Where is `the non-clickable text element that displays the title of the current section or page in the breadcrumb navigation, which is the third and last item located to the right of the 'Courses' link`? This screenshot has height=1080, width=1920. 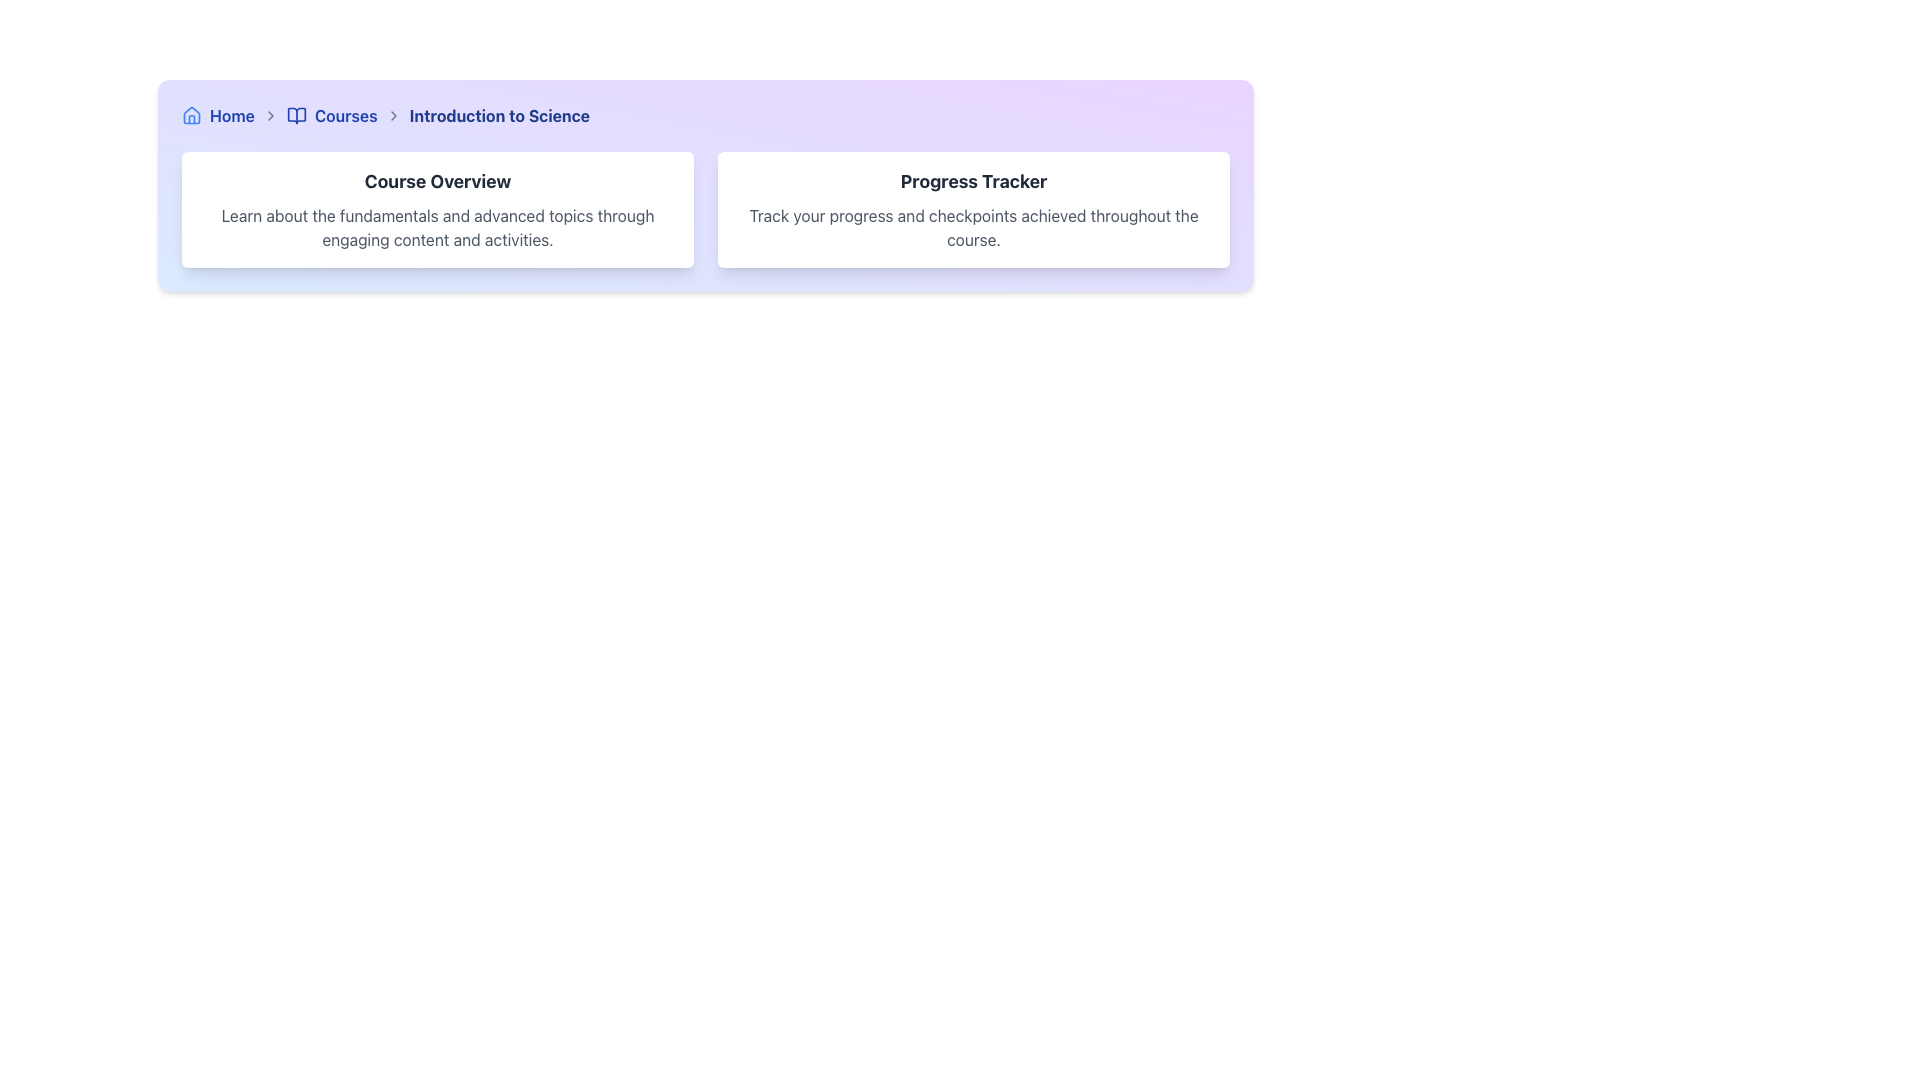
the non-clickable text element that displays the title of the current section or page in the breadcrumb navigation, which is the third and last item located to the right of the 'Courses' link is located at coordinates (499, 115).